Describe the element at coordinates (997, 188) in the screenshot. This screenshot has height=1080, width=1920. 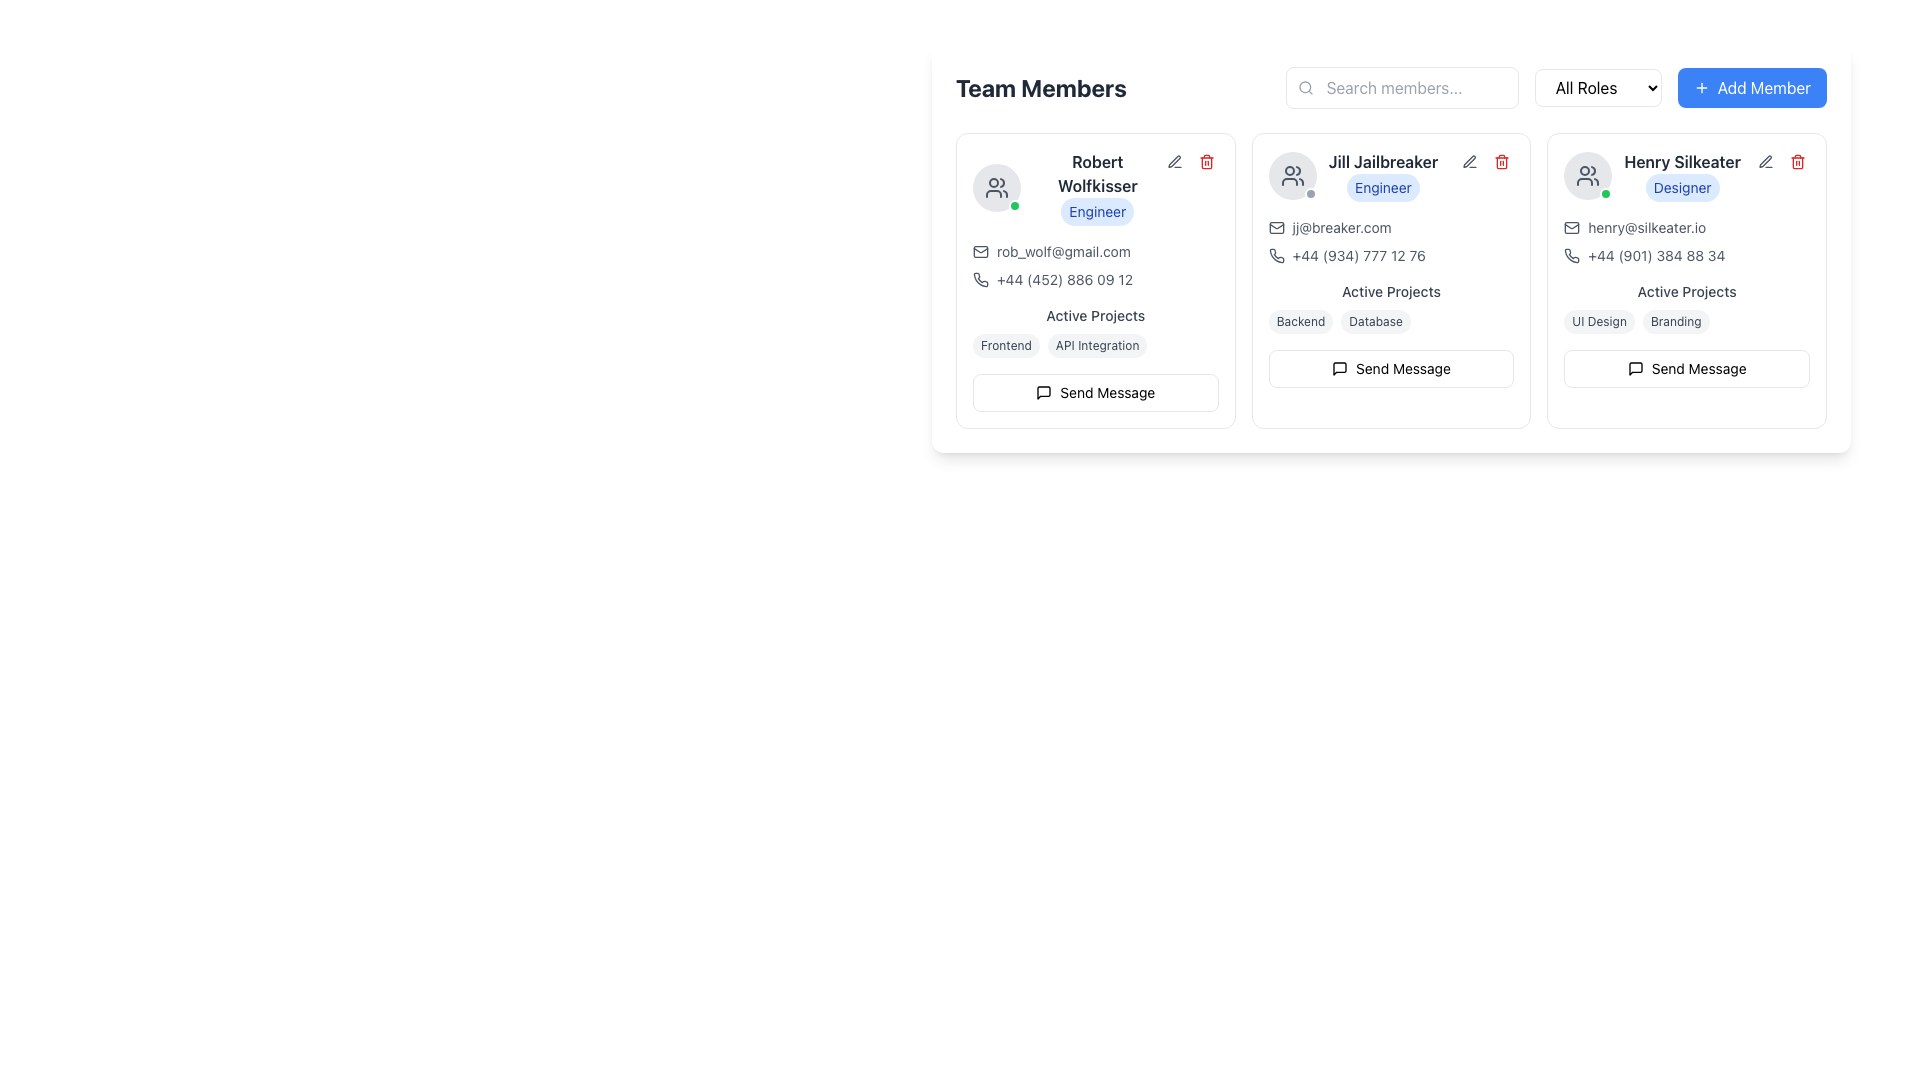
I see `the 'group' icon element located at the top-left corner of the team member card` at that location.